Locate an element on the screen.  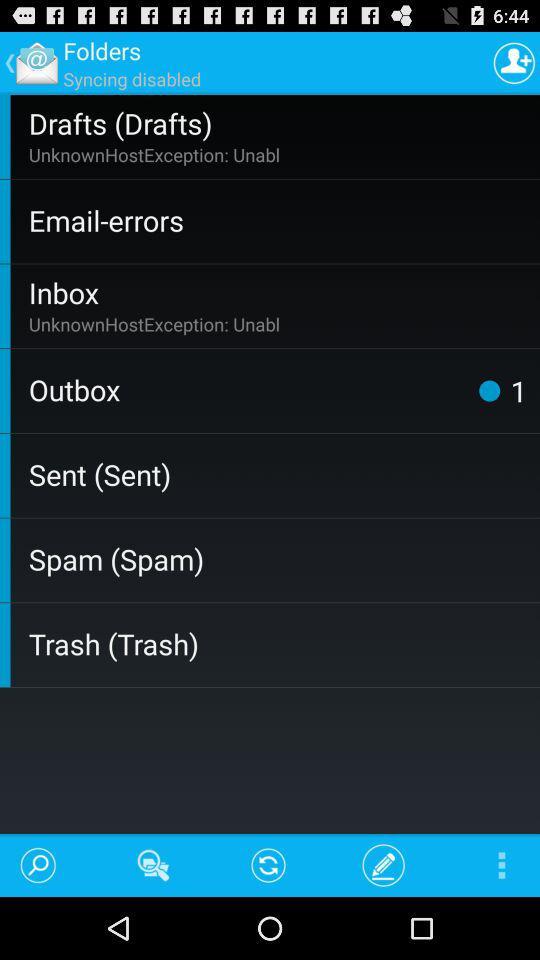
the icon left to the menu button is located at coordinates (383, 864).